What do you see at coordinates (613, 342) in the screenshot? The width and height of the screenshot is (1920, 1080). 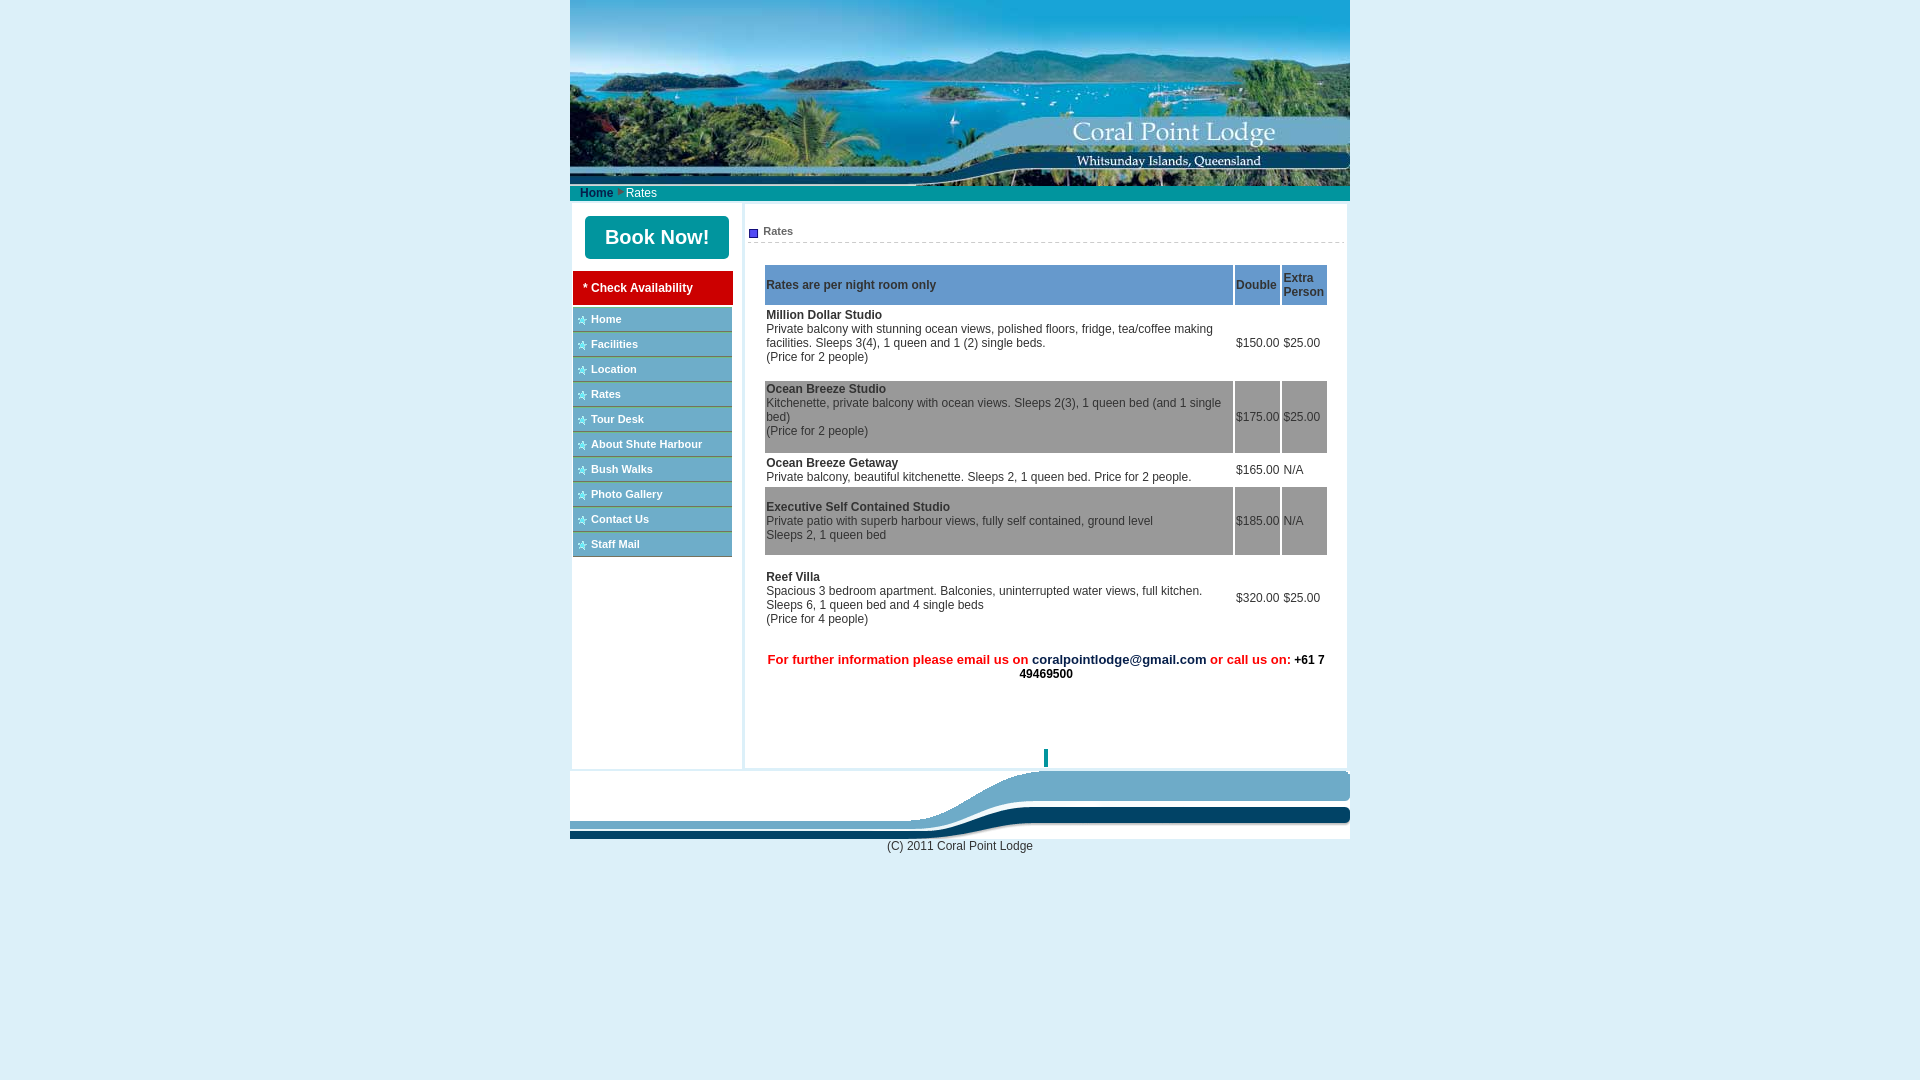 I see `'Facilities'` at bounding box center [613, 342].